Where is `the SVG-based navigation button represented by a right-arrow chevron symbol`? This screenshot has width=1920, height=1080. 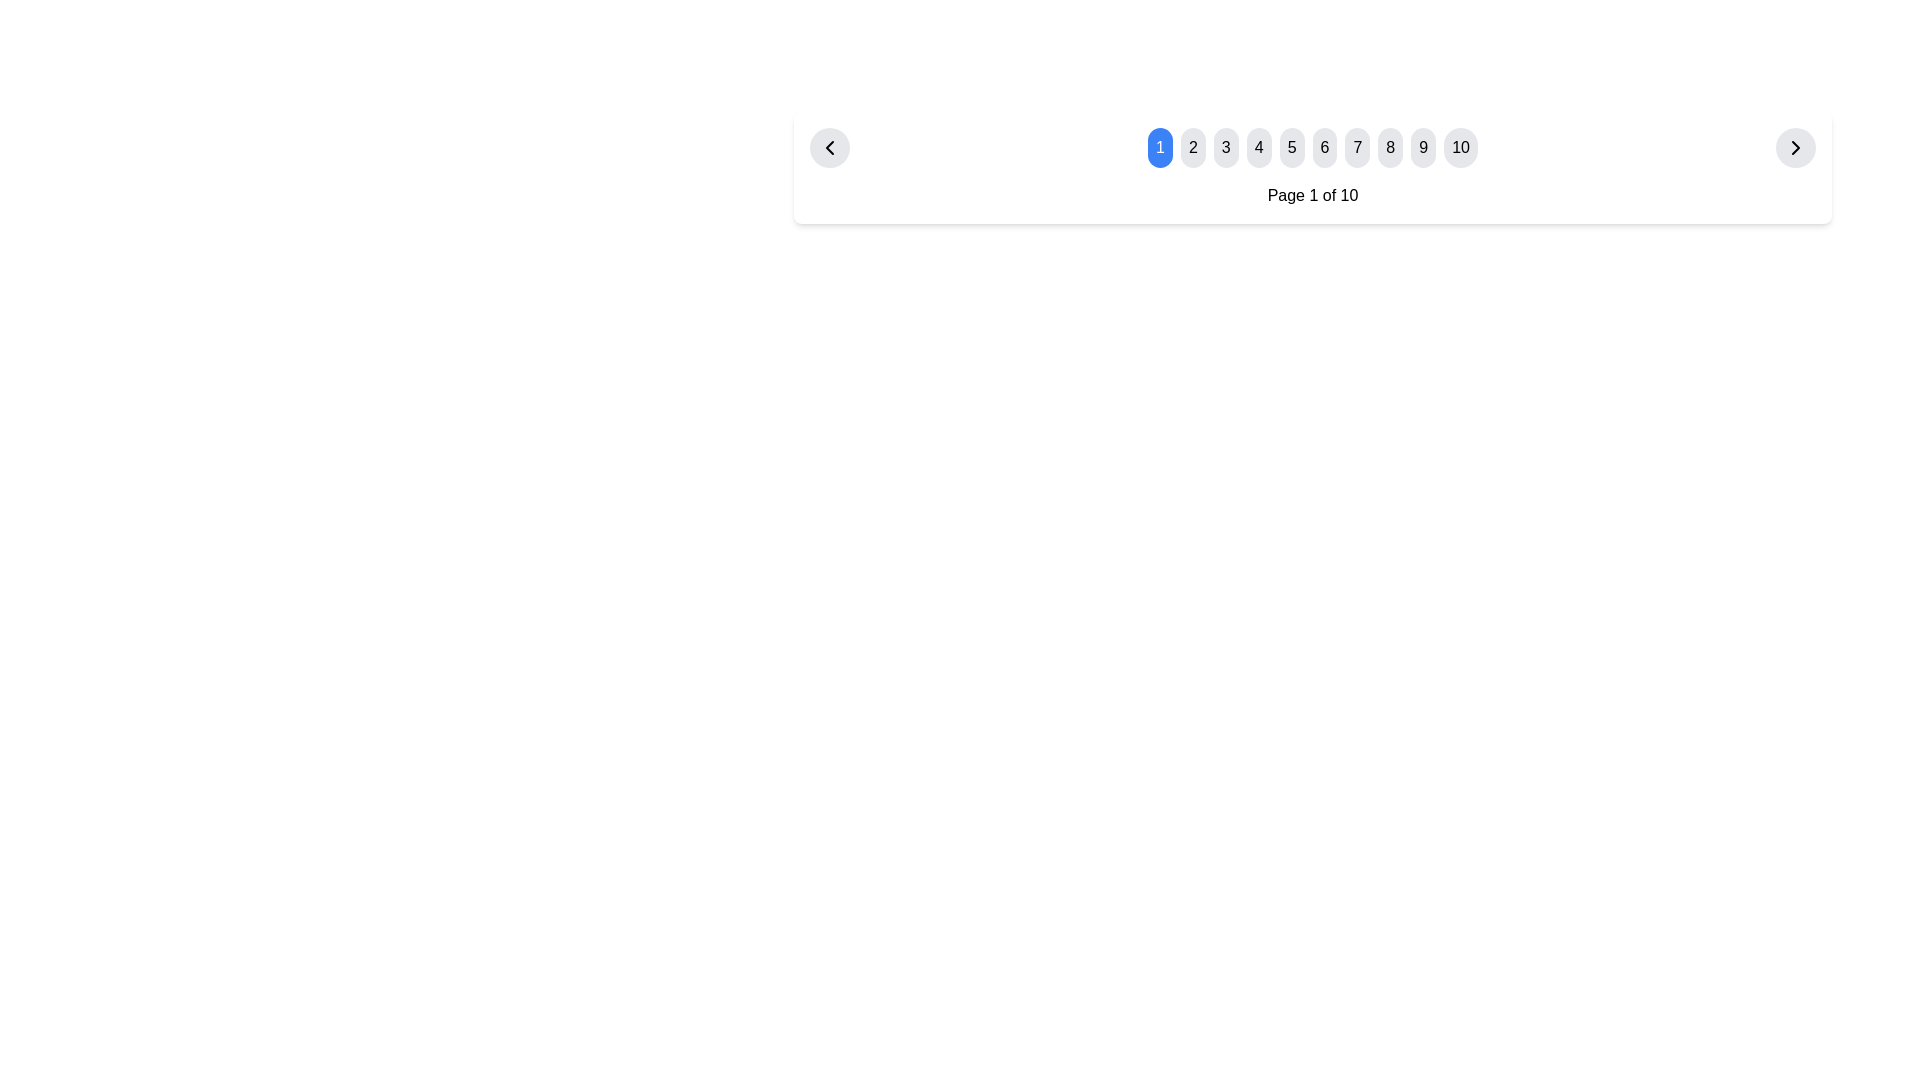 the SVG-based navigation button represented by a right-arrow chevron symbol is located at coordinates (1795, 146).